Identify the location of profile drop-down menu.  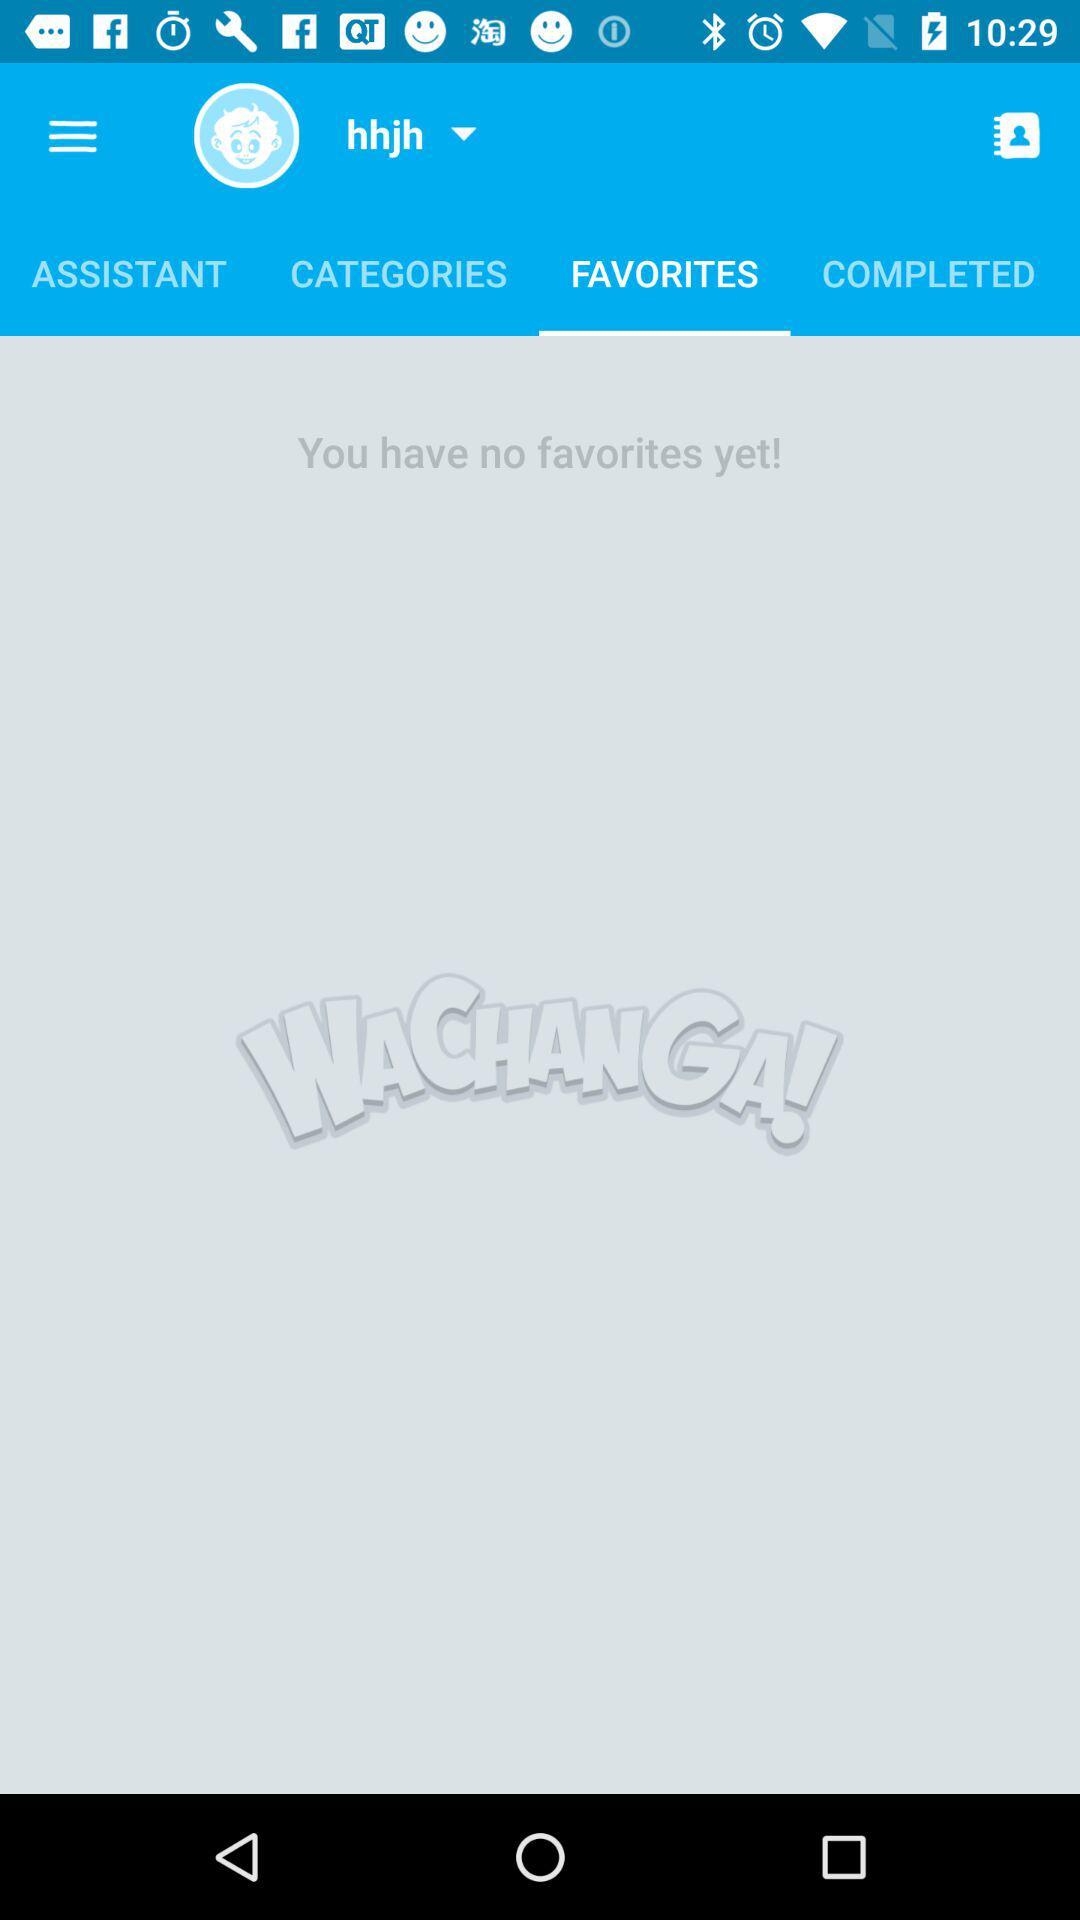
(463, 135).